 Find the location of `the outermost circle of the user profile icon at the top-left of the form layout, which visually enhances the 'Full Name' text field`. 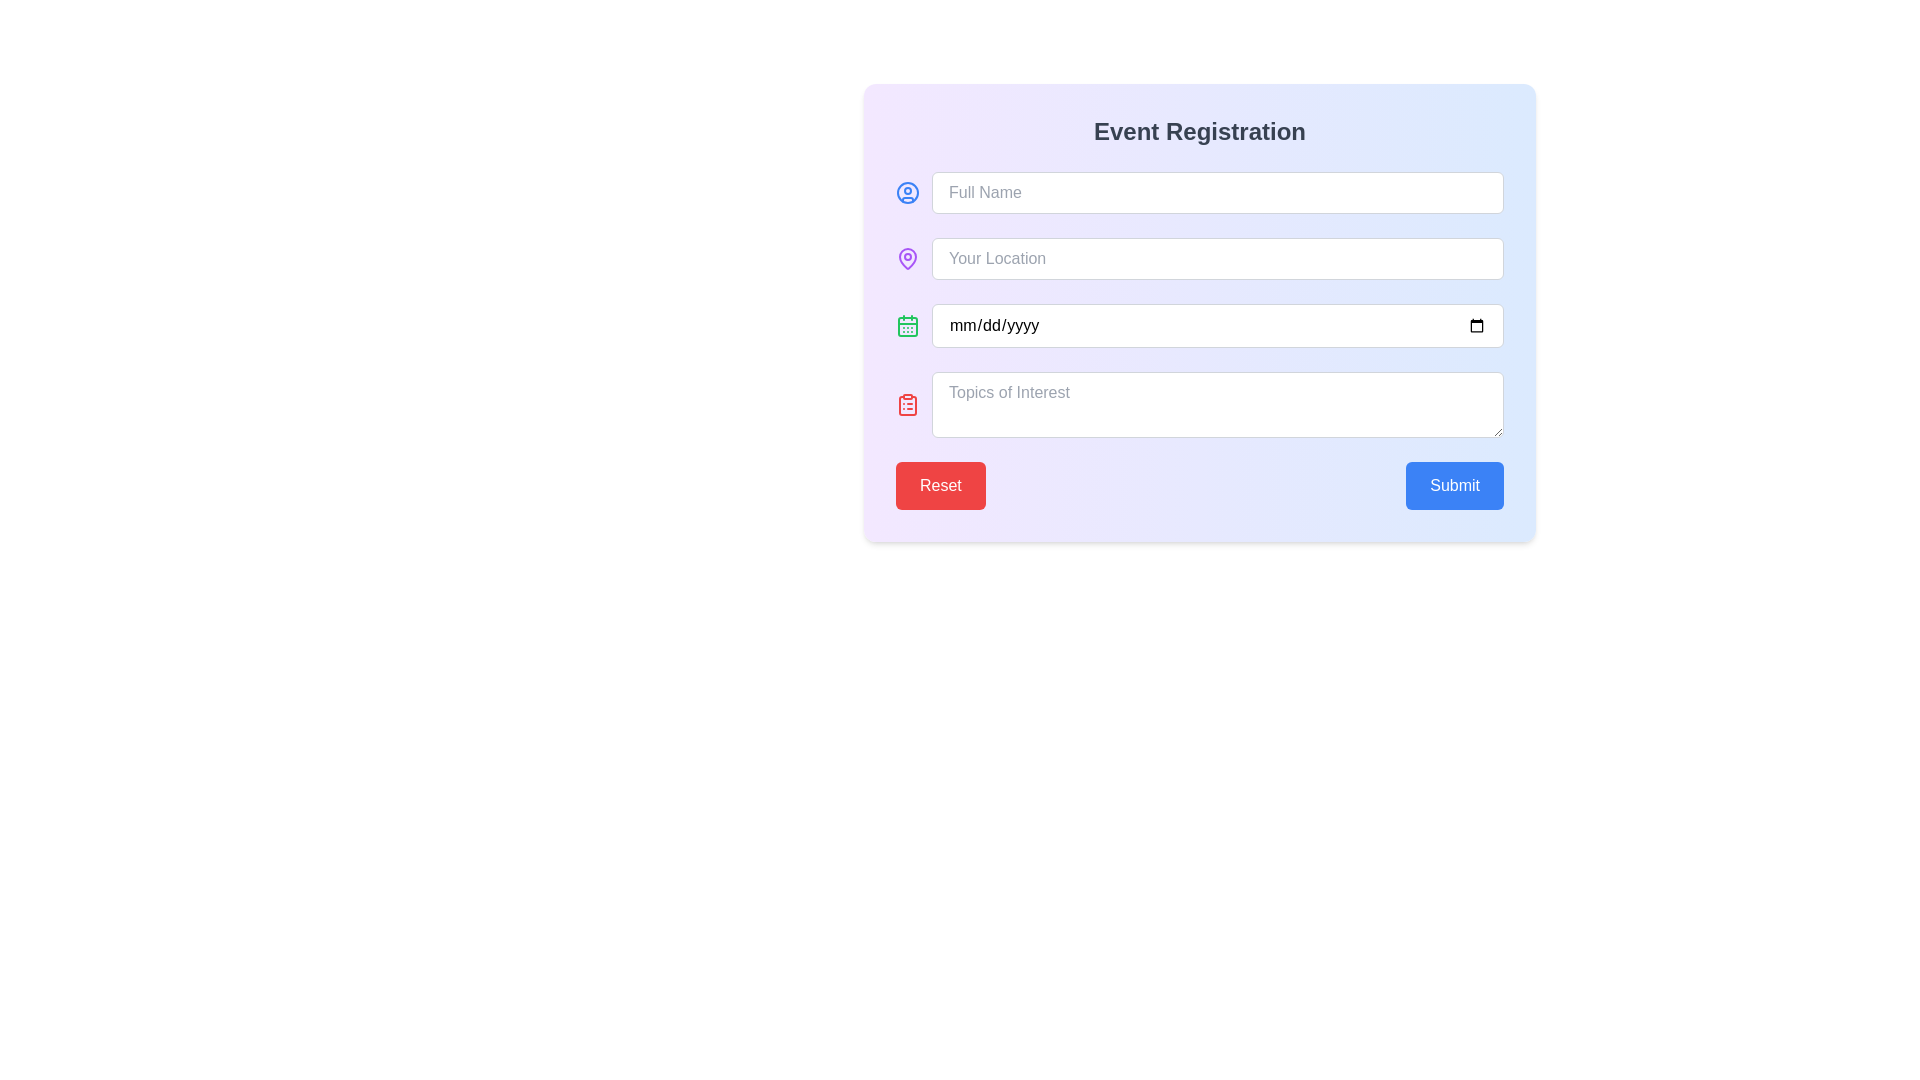

the outermost circle of the user profile icon at the top-left of the form layout, which visually enhances the 'Full Name' text field is located at coordinates (906, 192).